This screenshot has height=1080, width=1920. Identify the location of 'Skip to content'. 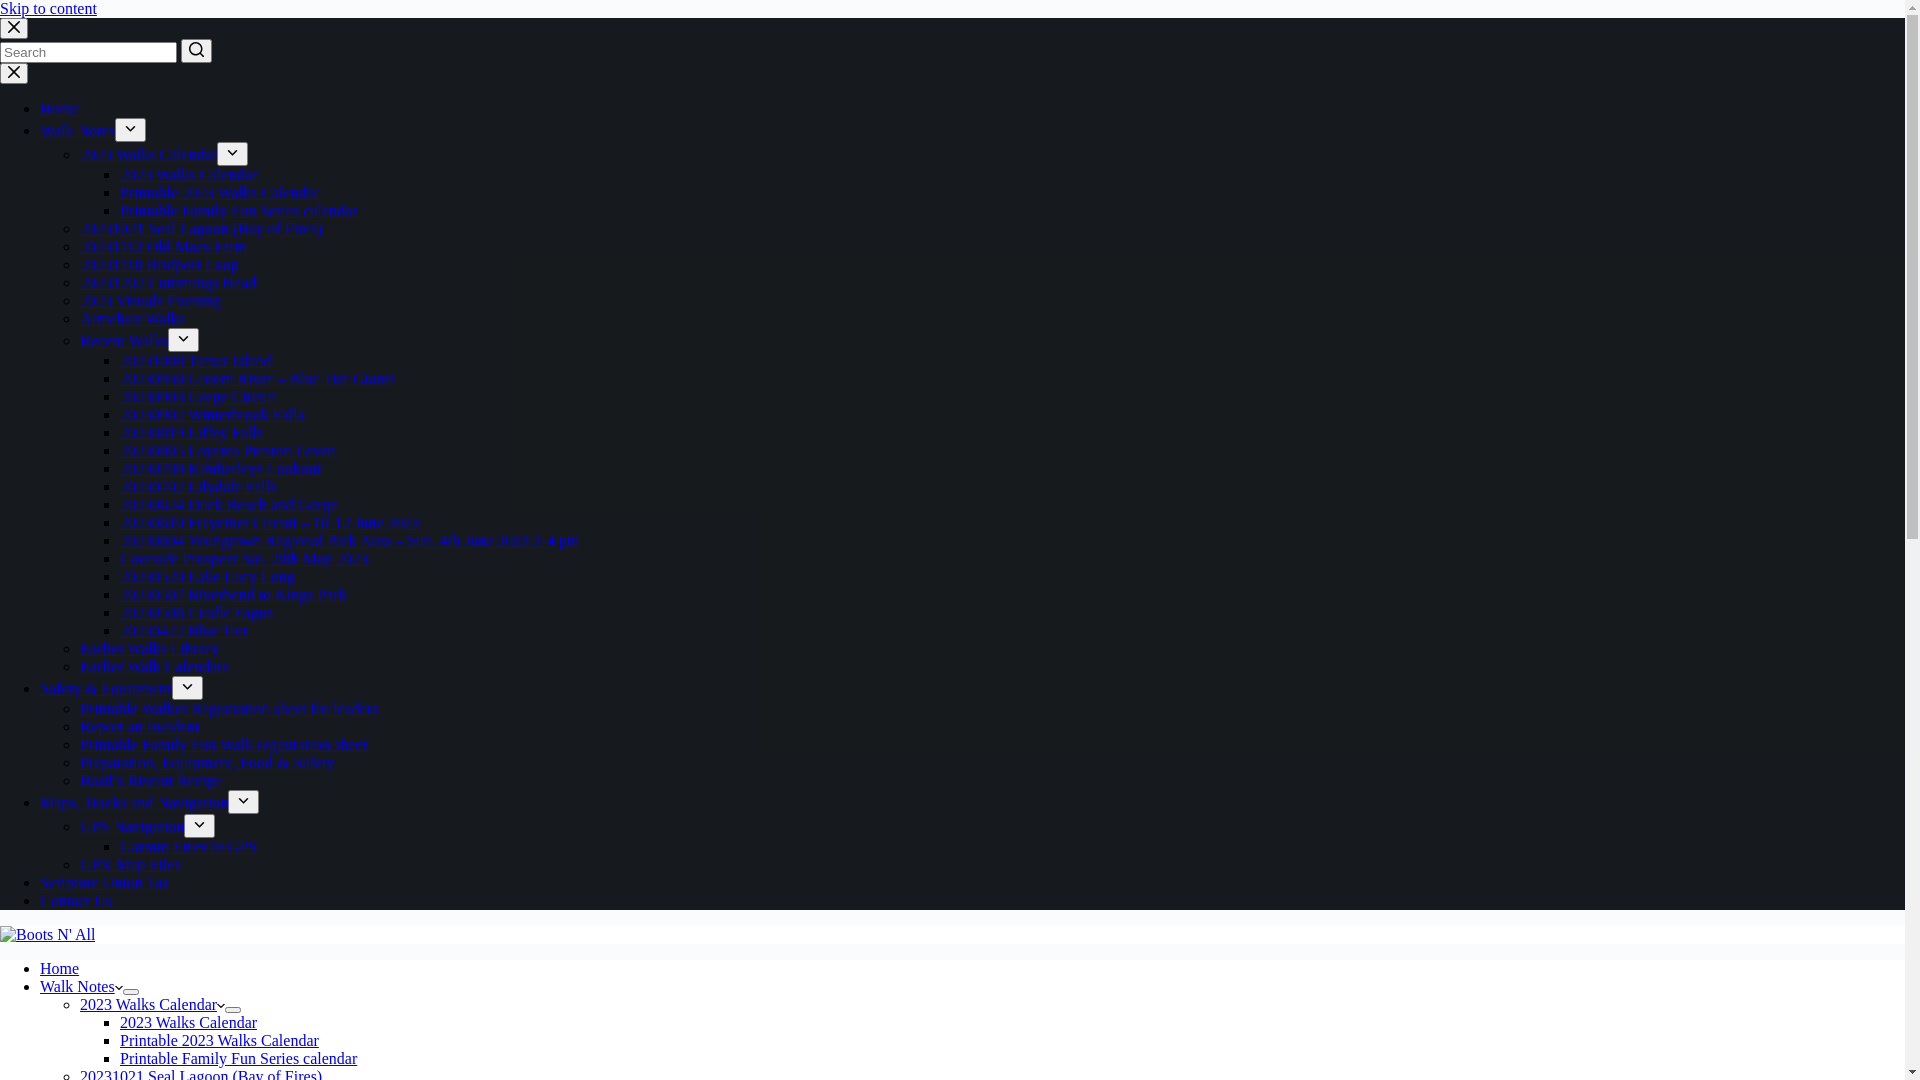
(48, 8).